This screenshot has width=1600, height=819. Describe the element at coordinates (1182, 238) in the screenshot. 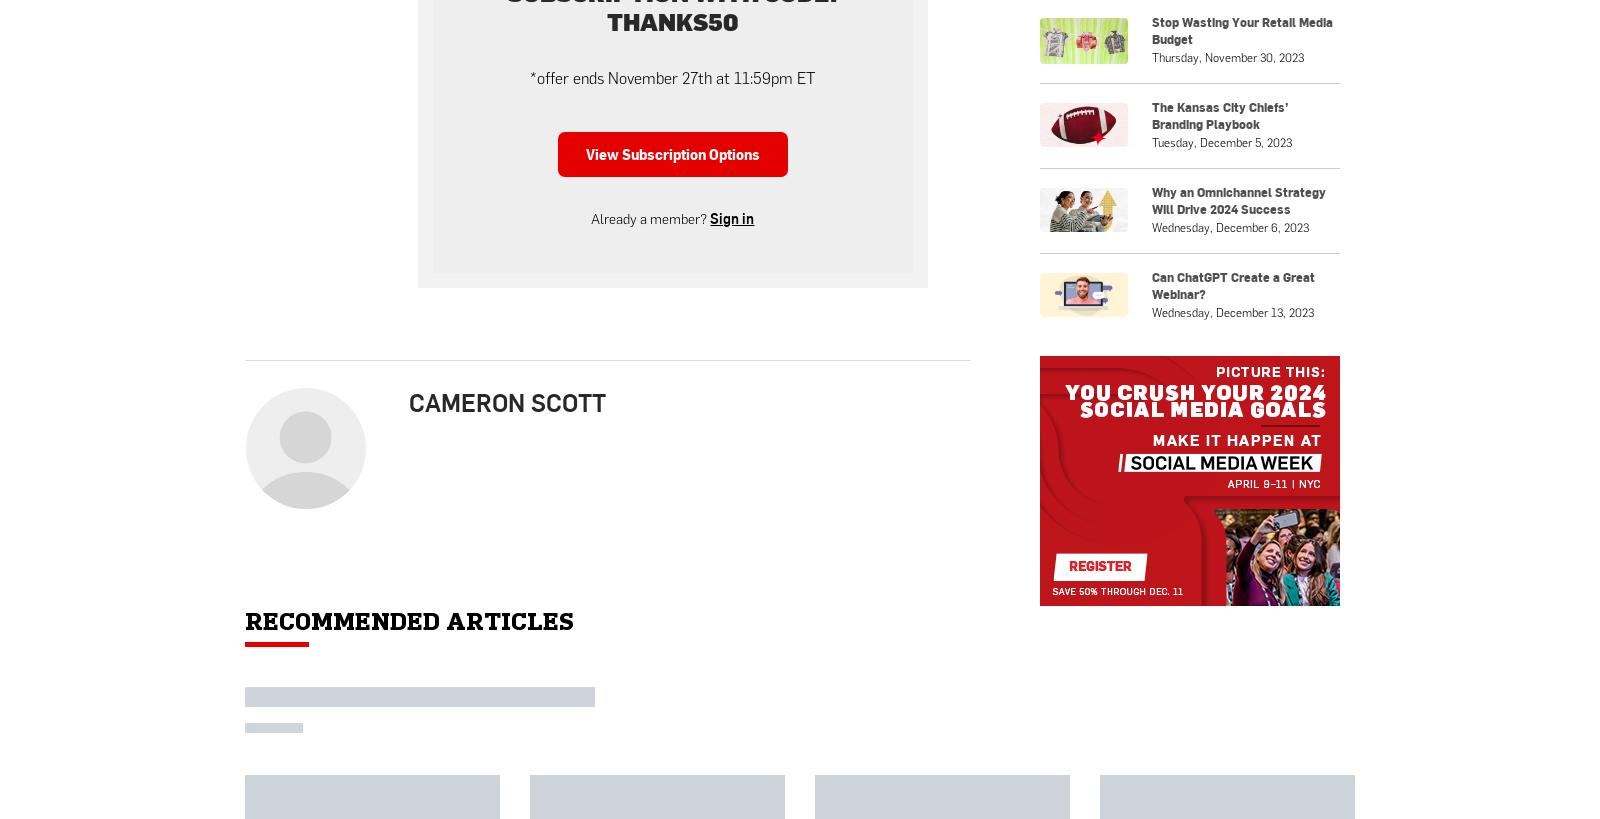

I see `'Upcoming Webinars'` at that location.